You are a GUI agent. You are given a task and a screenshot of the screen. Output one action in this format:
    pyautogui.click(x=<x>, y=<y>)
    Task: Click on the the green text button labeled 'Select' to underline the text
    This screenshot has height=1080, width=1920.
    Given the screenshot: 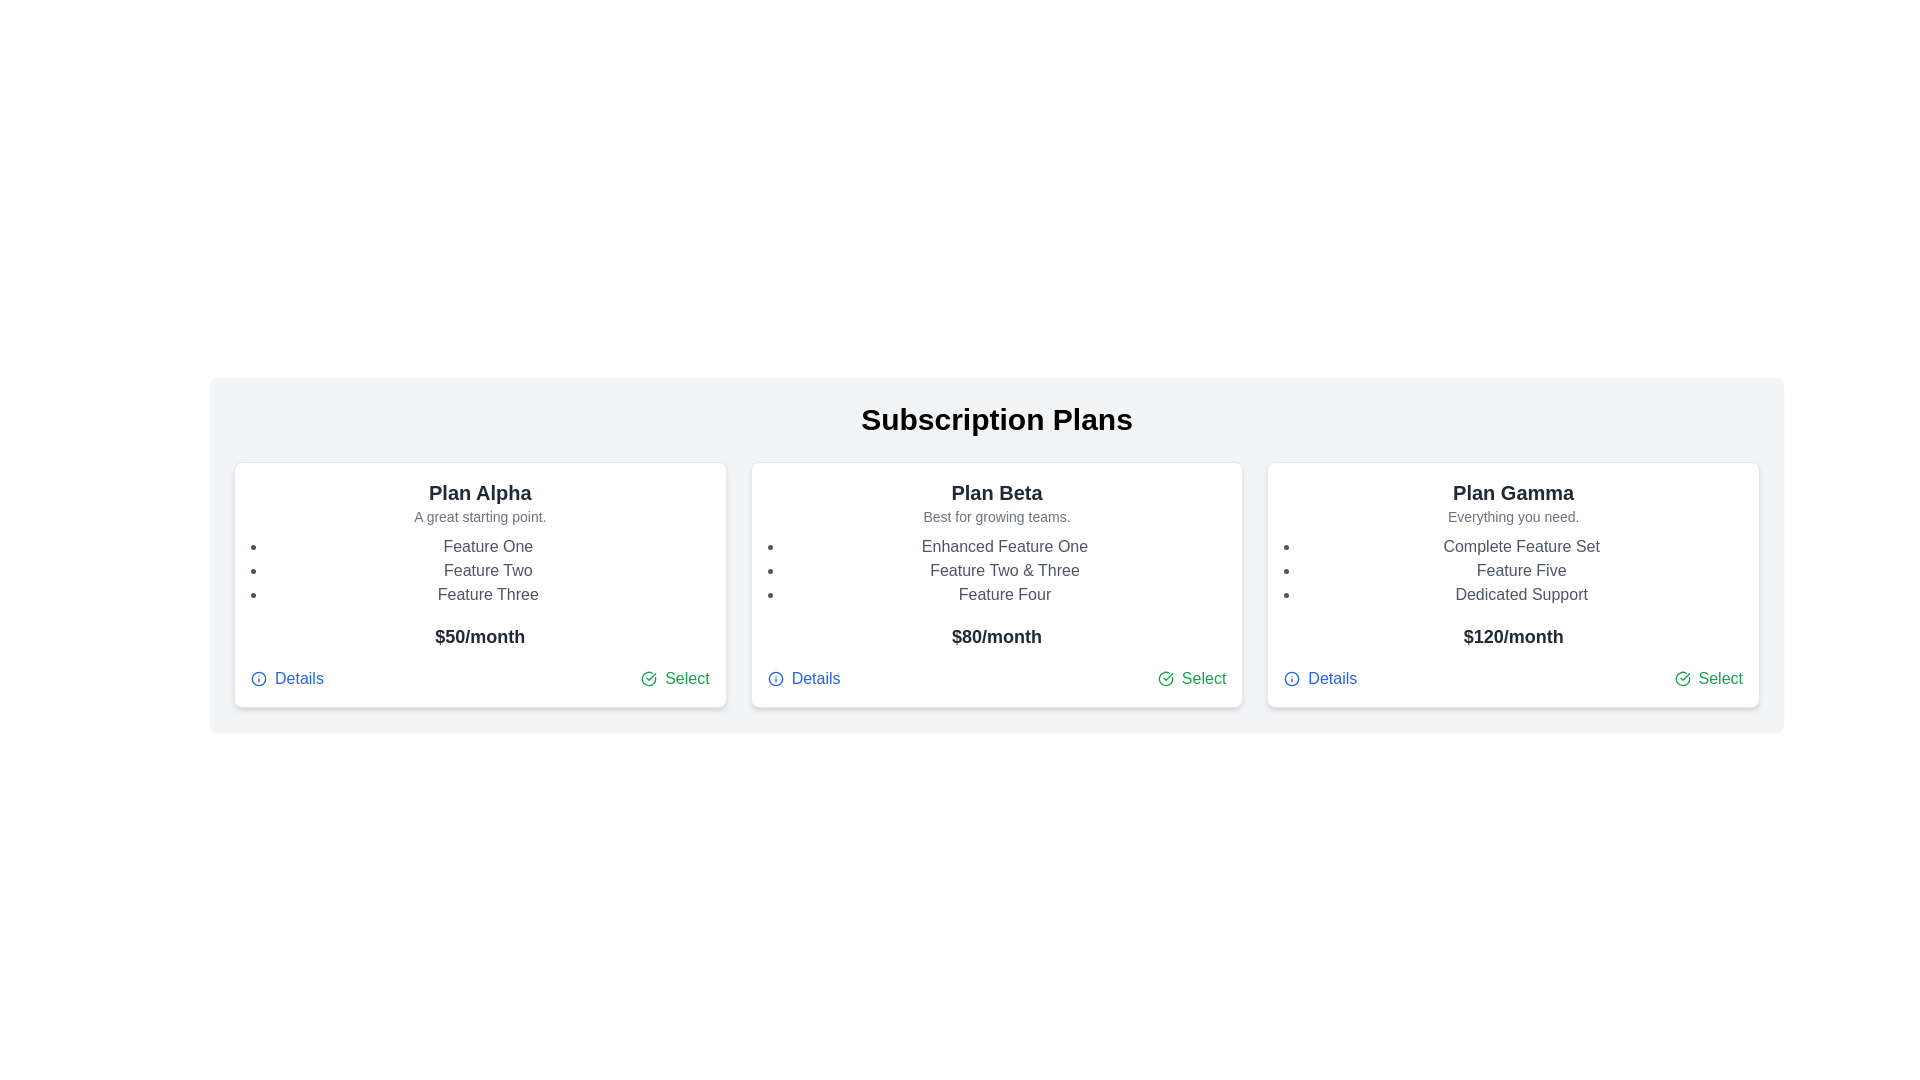 What is the action you would take?
    pyautogui.click(x=1192, y=677)
    